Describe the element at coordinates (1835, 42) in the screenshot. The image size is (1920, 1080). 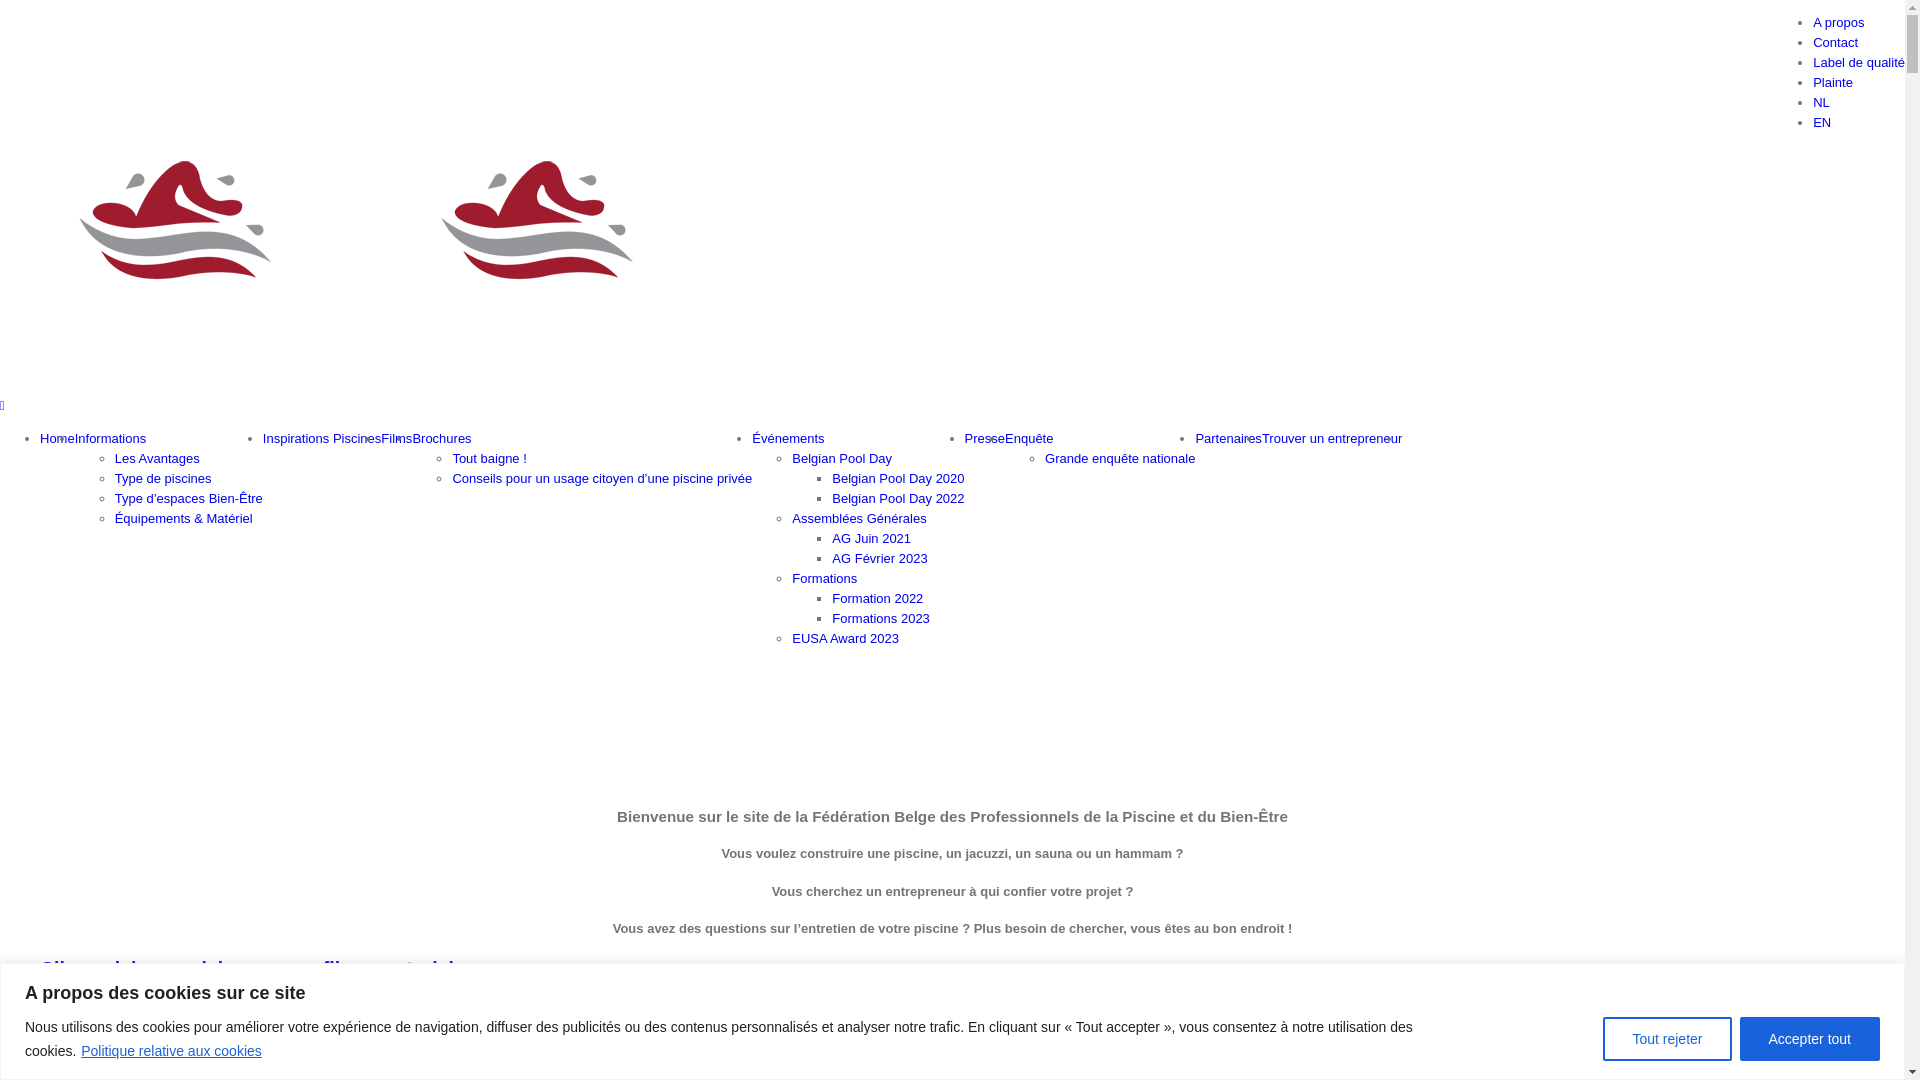
I see `'Contact'` at that location.